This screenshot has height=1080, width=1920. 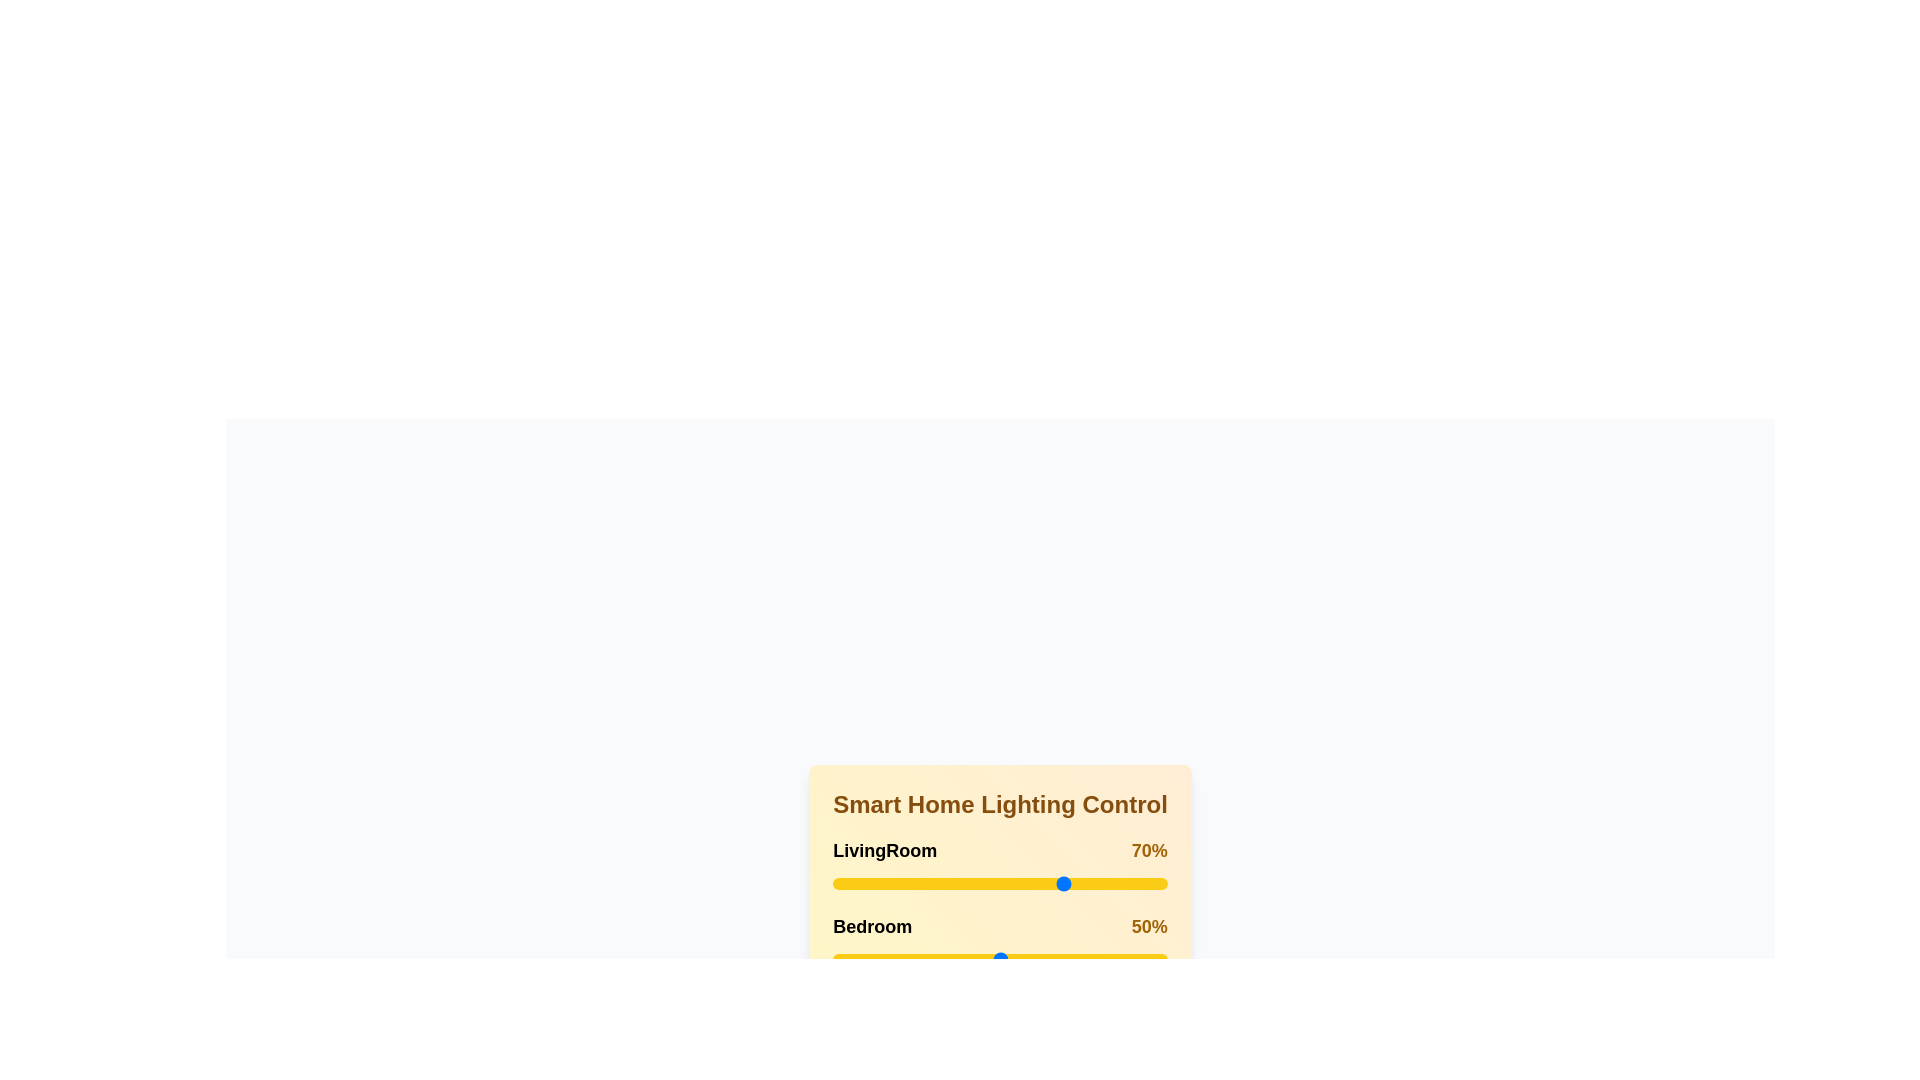 I want to click on the lighting control value, so click(x=843, y=882).